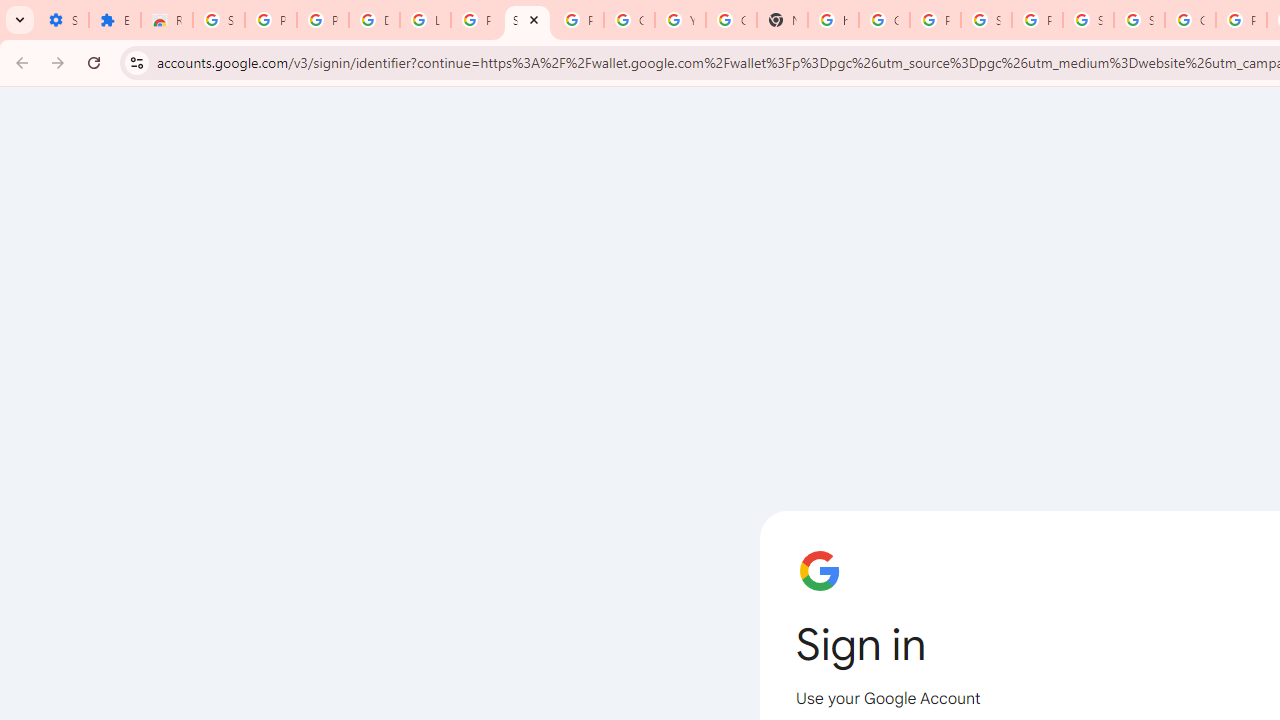  What do you see at coordinates (1139, 20) in the screenshot?
I see `'Sign in - Google Accounts'` at bounding box center [1139, 20].